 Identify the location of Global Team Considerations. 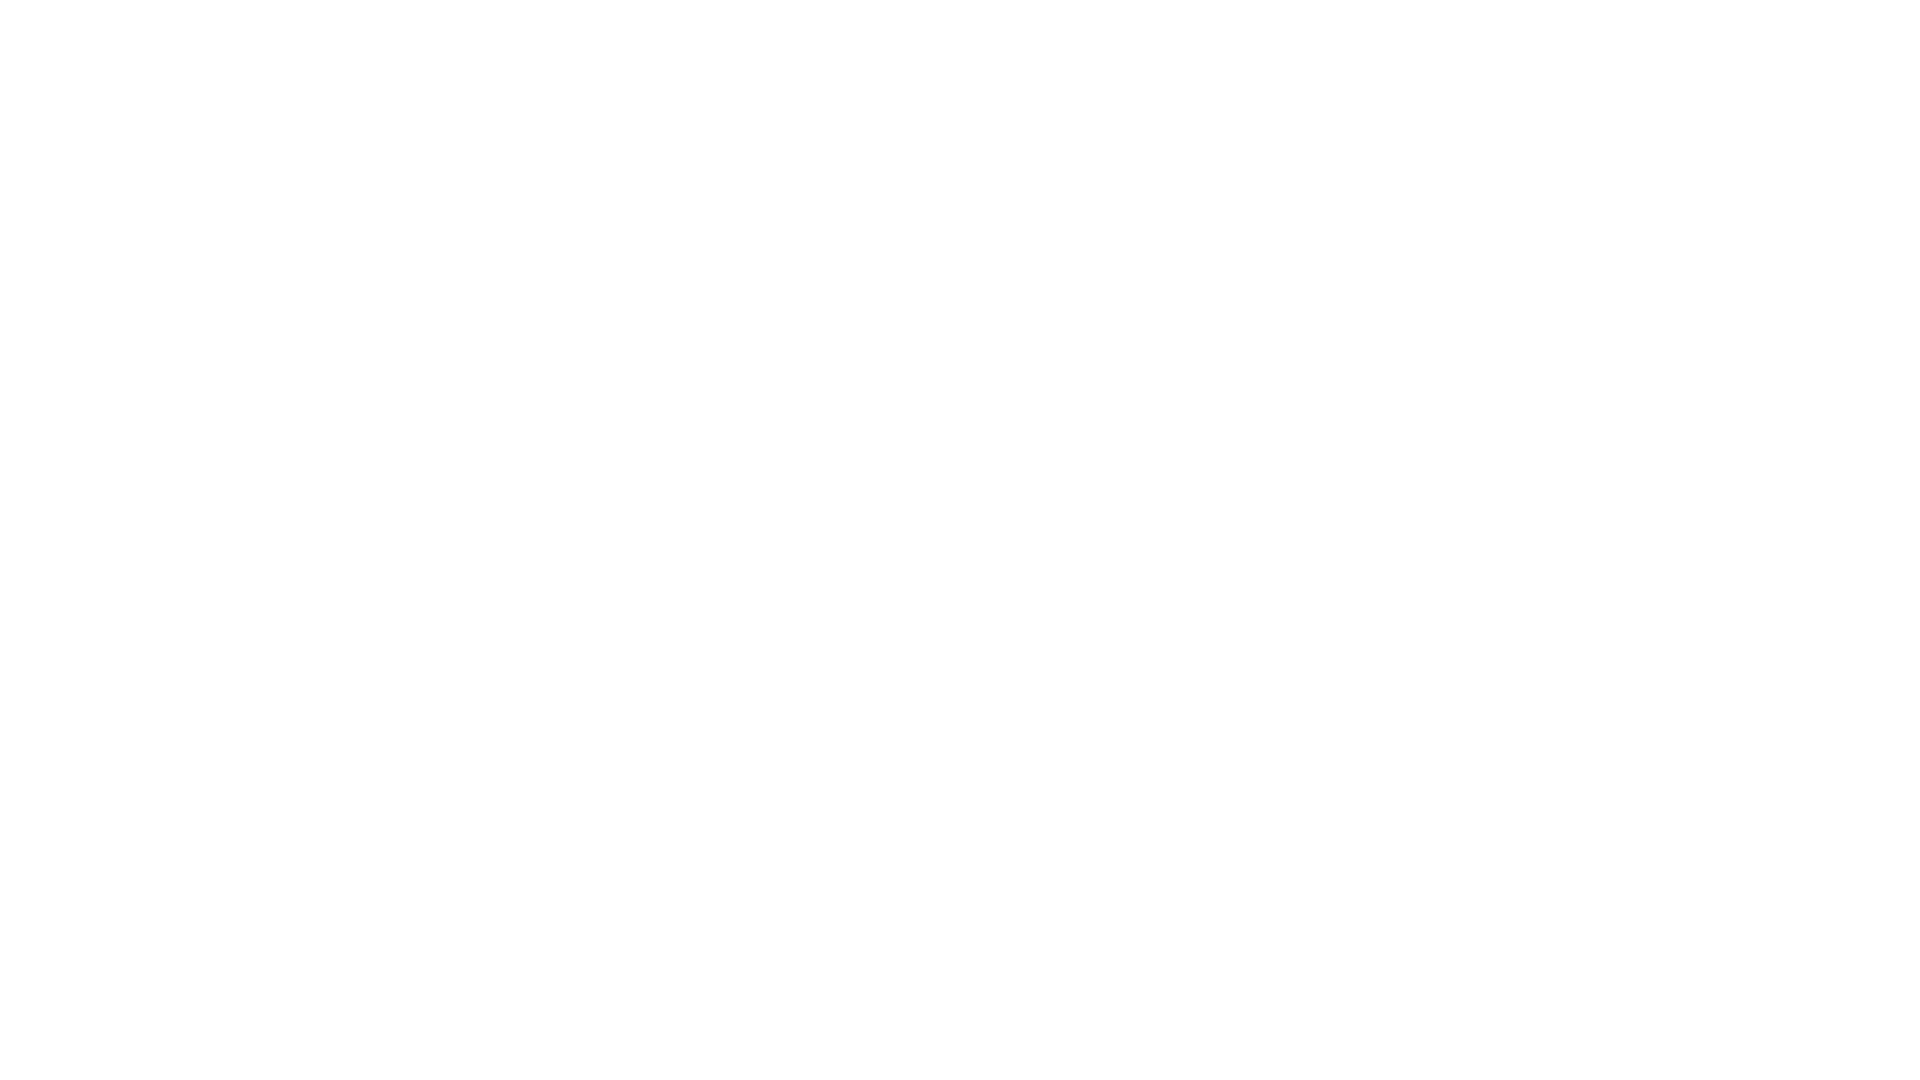
(960, 455).